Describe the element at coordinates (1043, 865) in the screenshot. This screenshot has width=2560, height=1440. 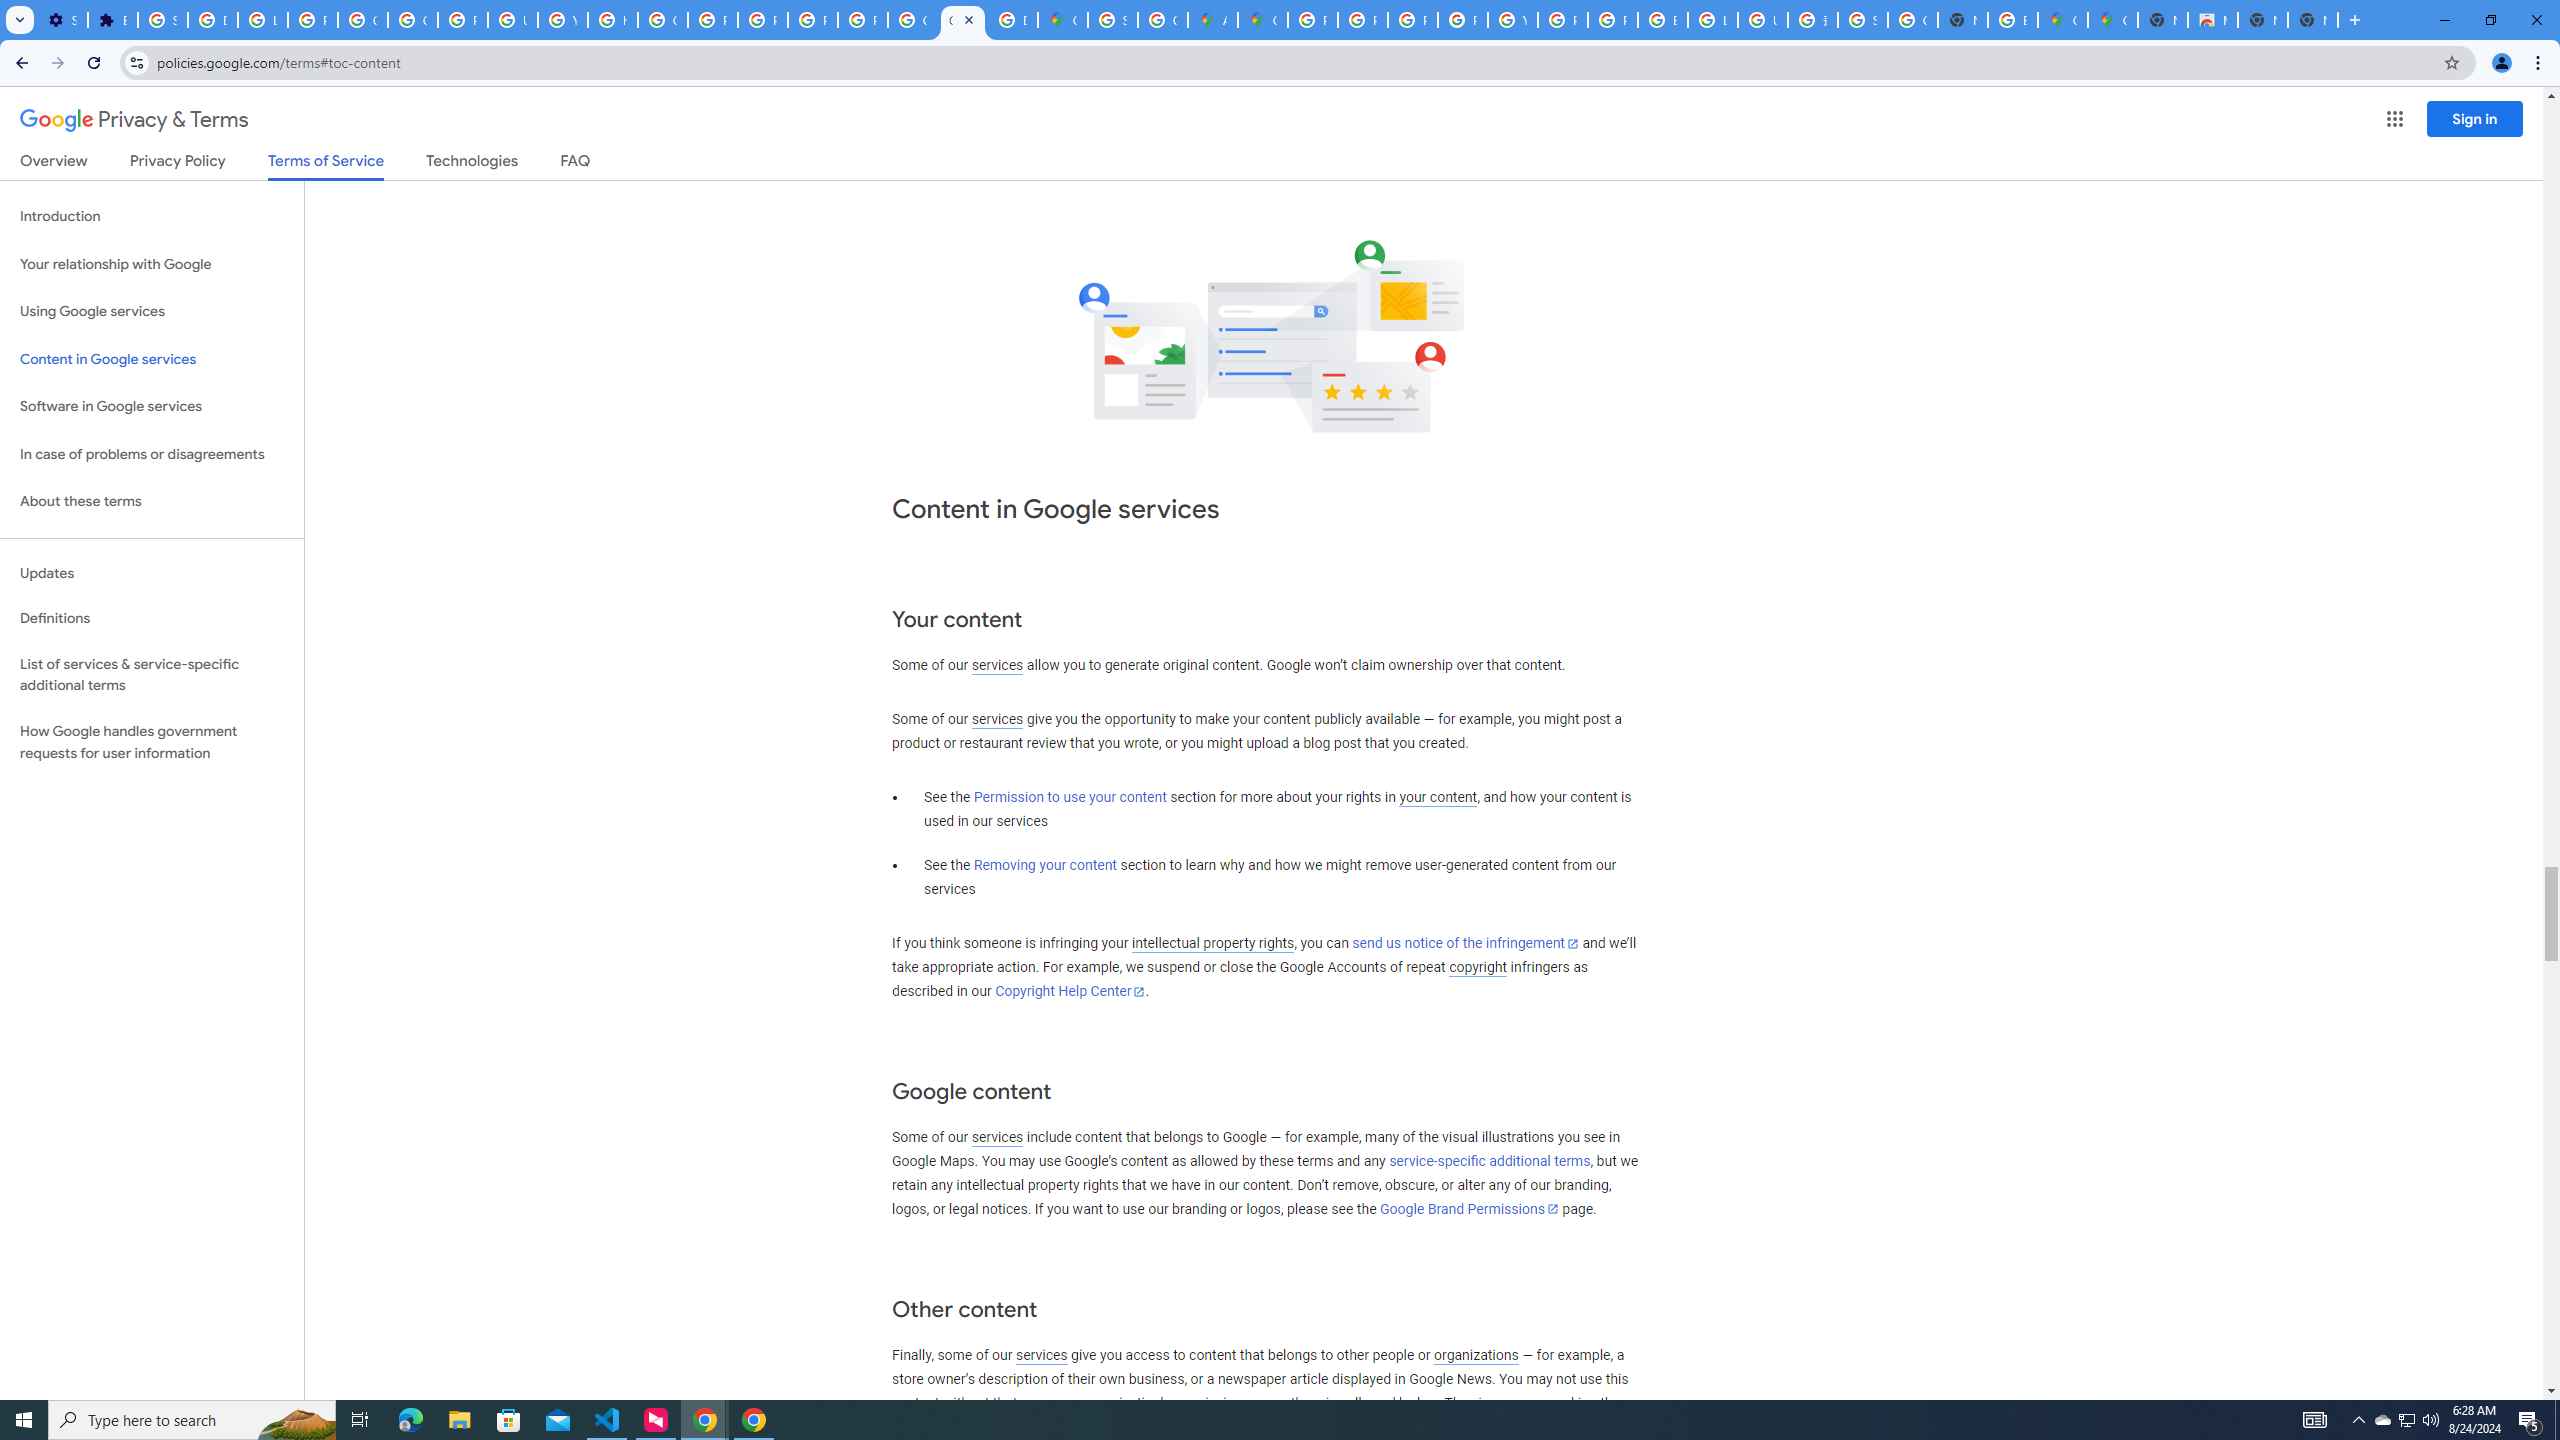
I see `'Removing your content'` at that location.